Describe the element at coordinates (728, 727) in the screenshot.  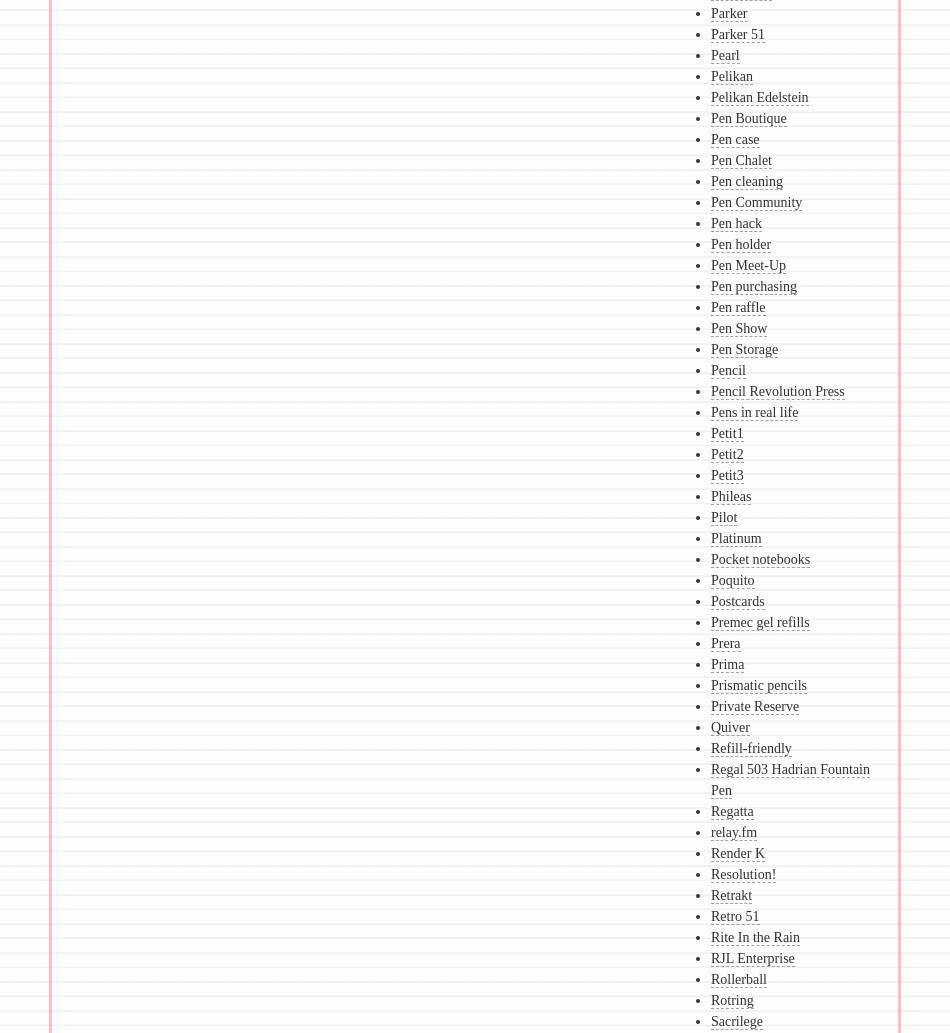
I see `'Quiver'` at that location.